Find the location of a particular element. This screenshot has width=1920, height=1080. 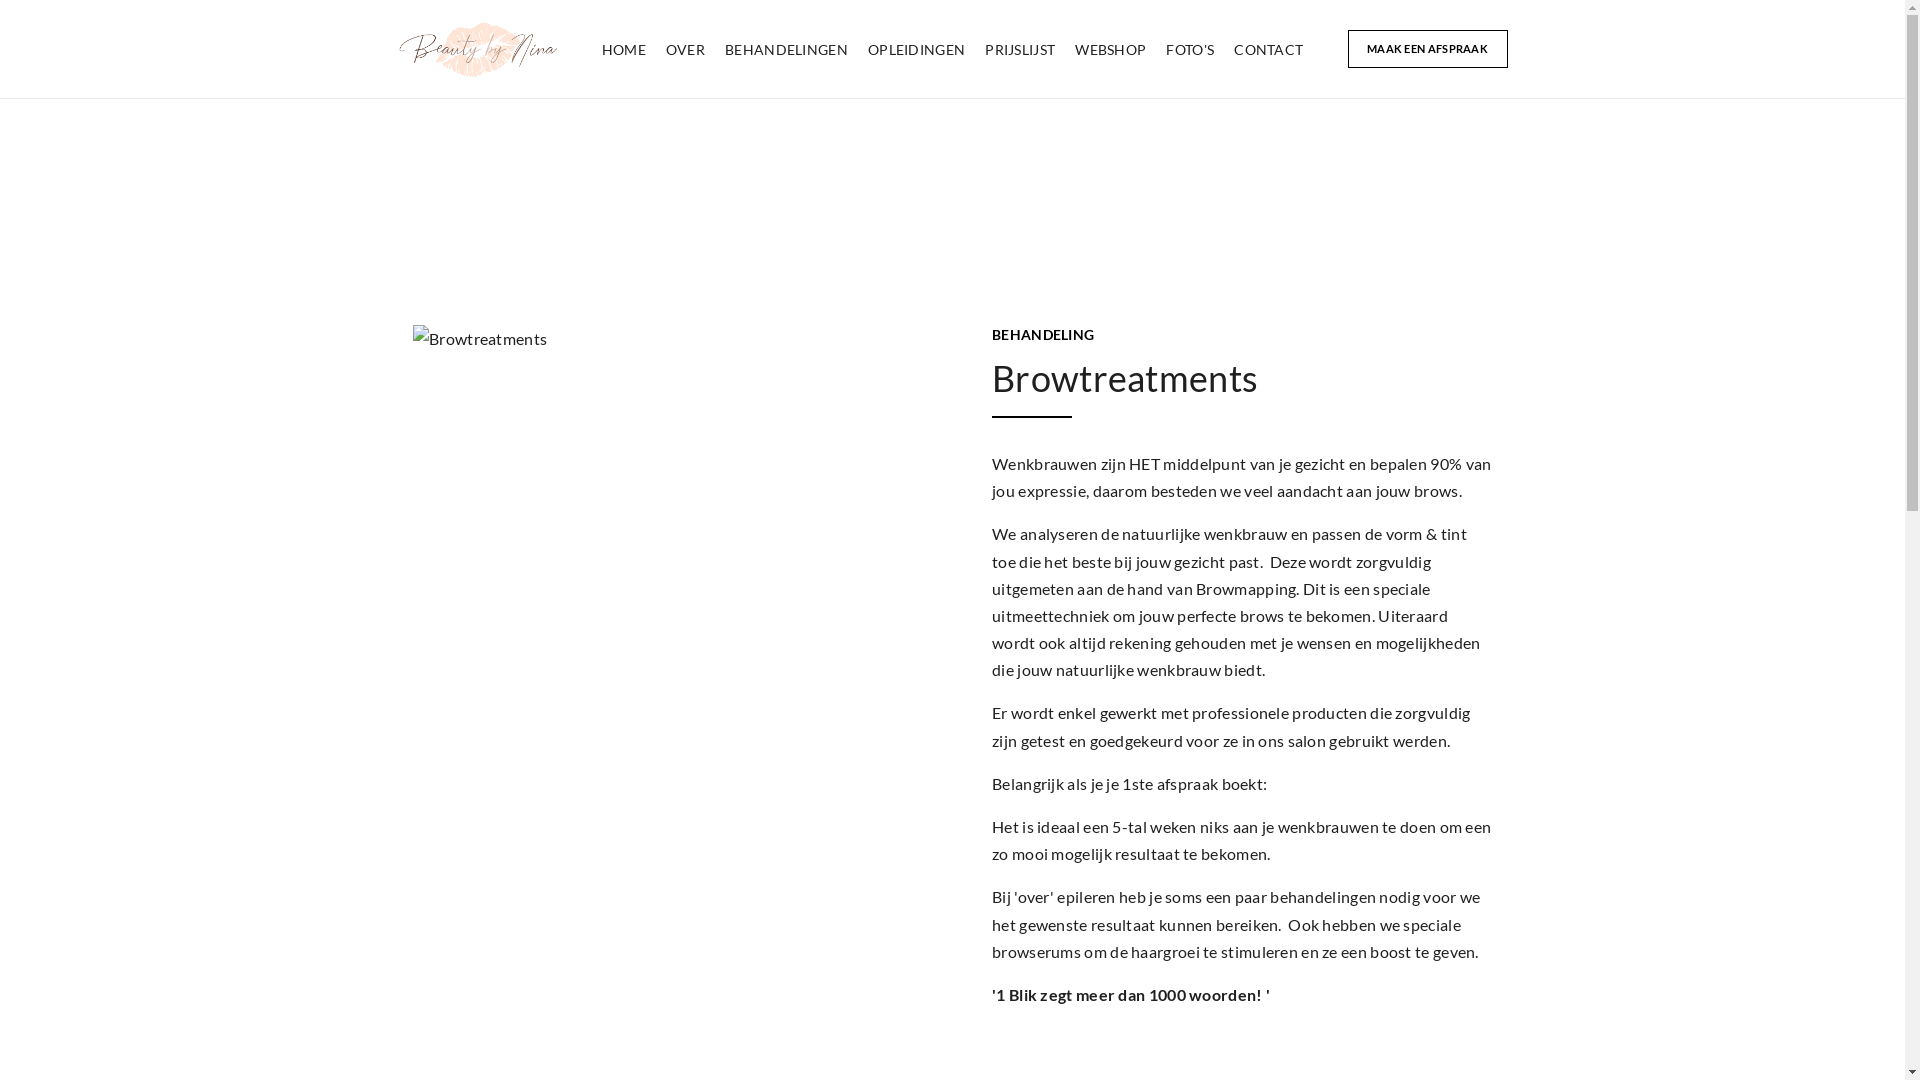

'CONTACT' is located at coordinates (1267, 48).